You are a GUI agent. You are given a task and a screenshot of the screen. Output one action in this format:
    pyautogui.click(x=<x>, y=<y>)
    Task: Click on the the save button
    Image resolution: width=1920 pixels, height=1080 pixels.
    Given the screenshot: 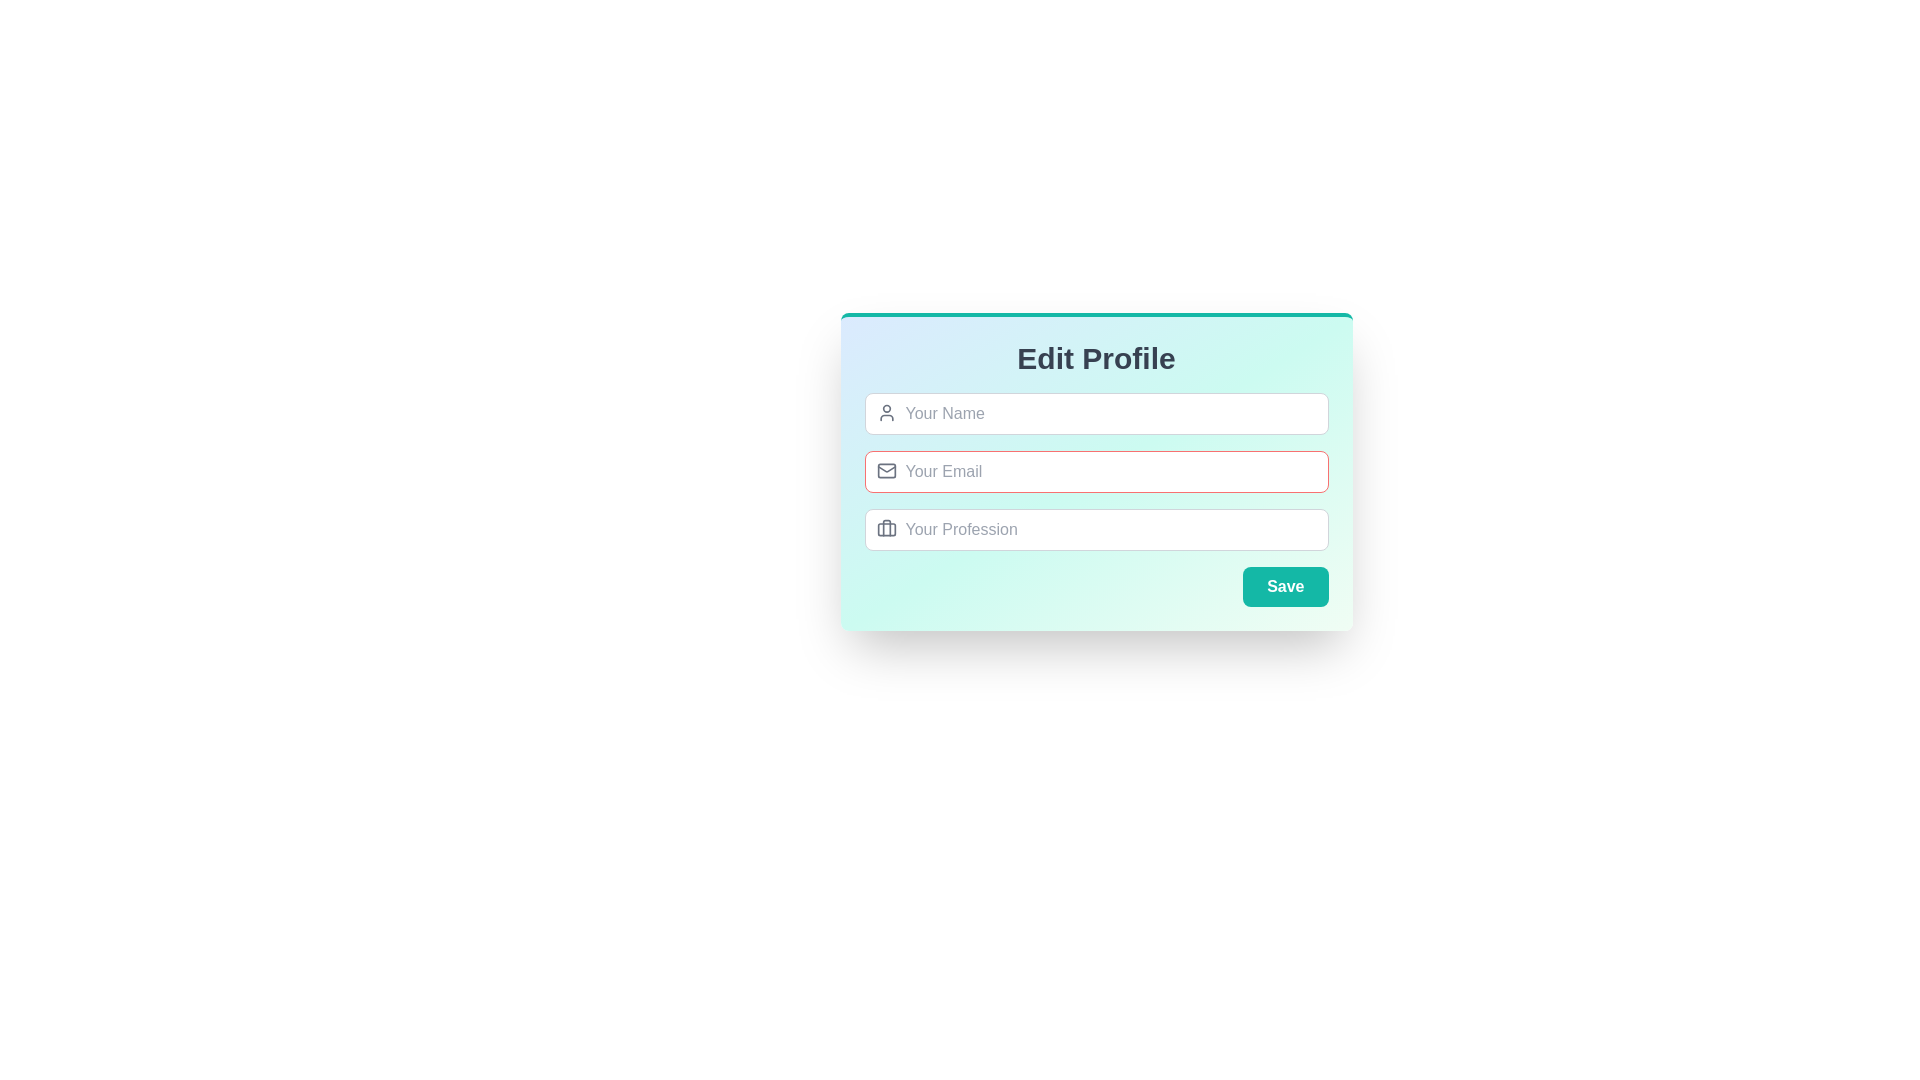 What is the action you would take?
    pyautogui.click(x=1285, y=585)
    